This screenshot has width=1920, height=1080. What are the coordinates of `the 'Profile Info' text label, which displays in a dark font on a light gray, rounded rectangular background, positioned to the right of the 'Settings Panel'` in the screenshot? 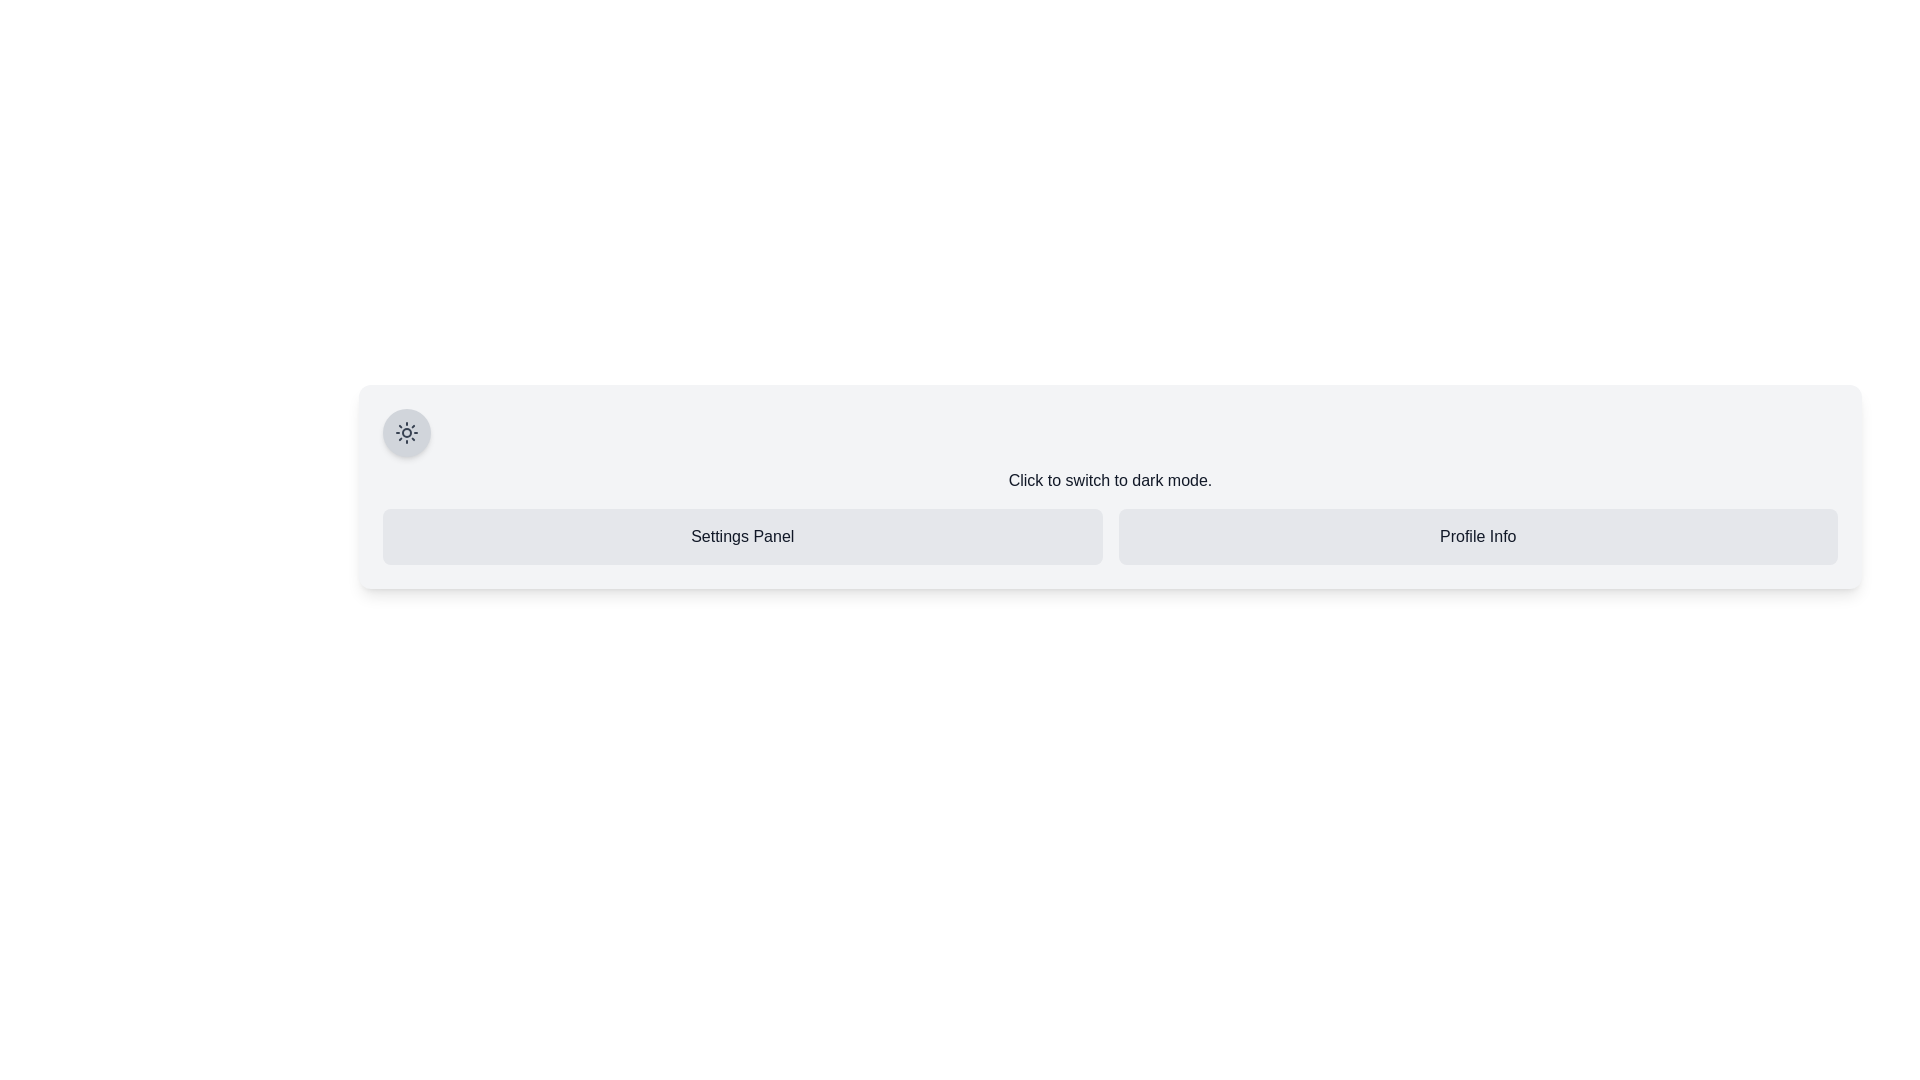 It's located at (1478, 535).